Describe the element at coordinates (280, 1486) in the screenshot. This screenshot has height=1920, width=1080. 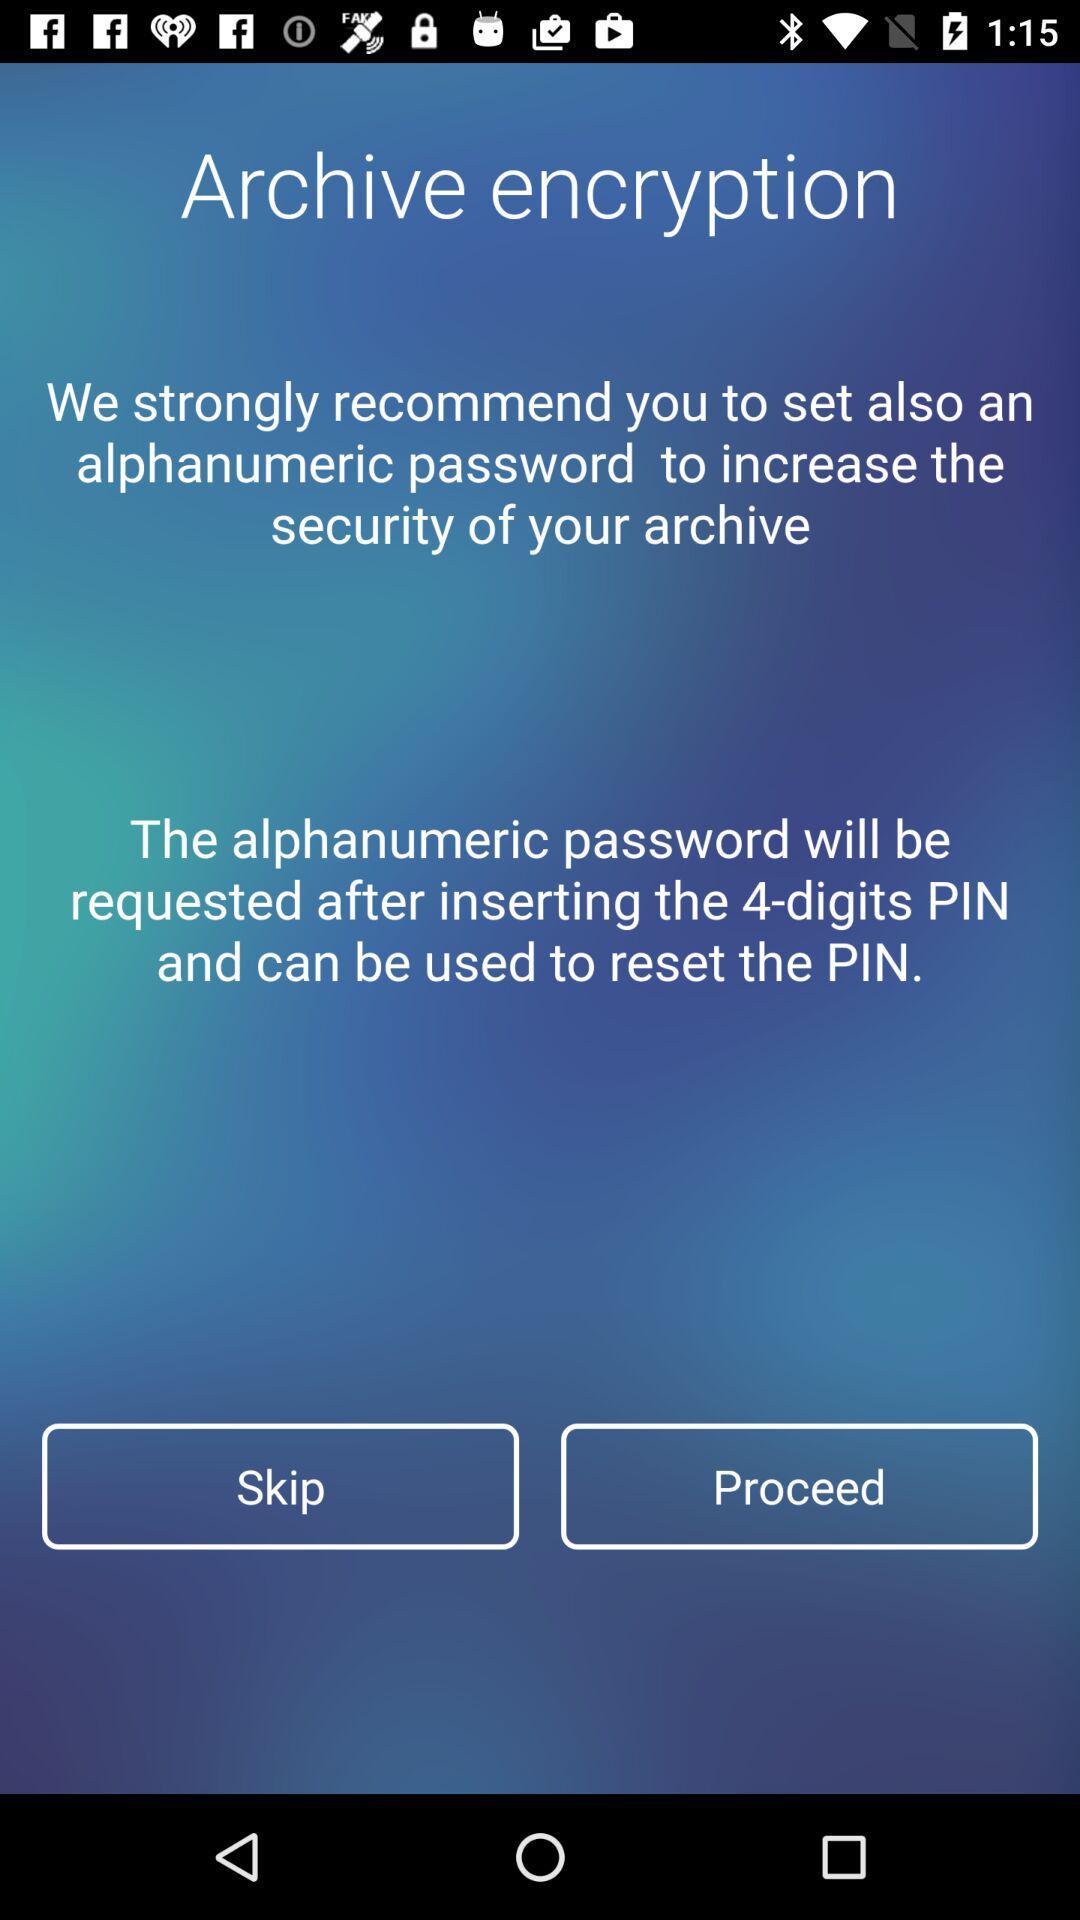
I see `icon to the left of proceed item` at that location.